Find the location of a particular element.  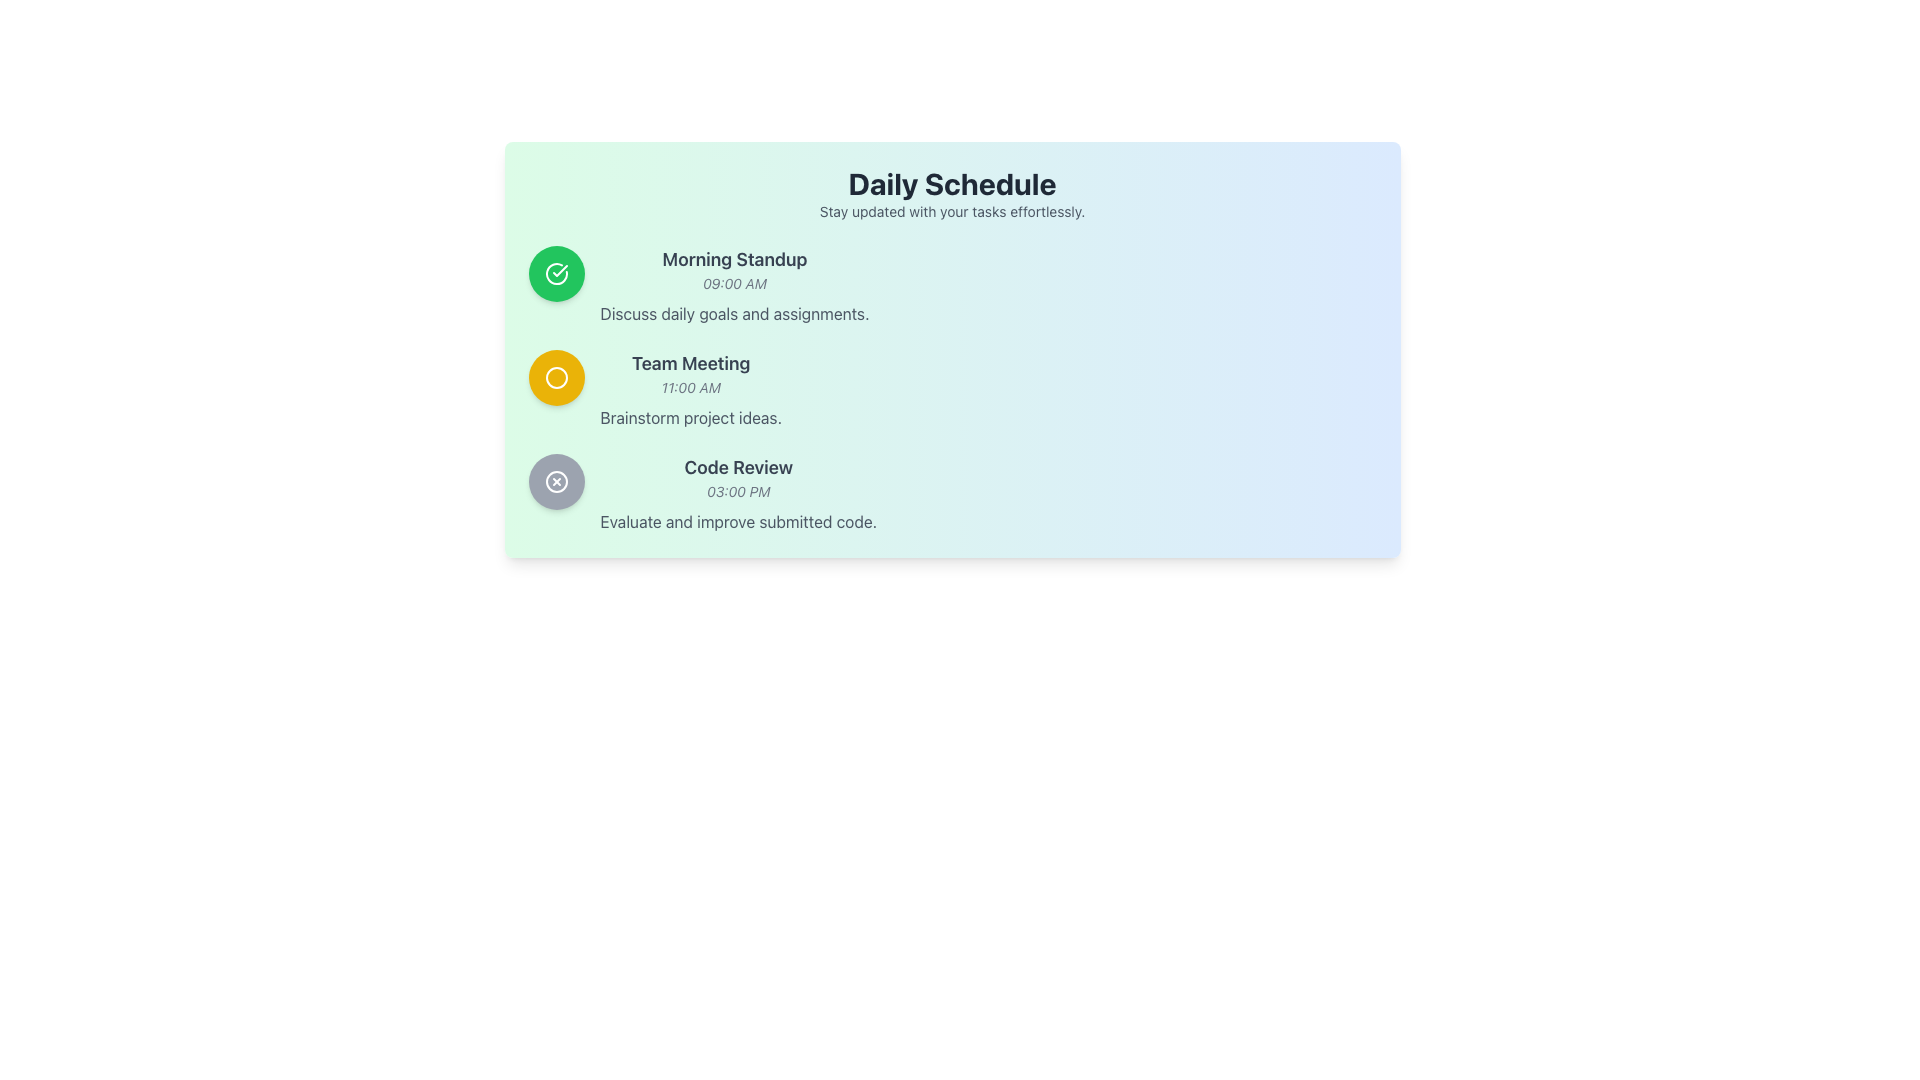

the first structured list item representing a scheduled meeting or activity located near the top of the list, preceding 'Team Meeting' and 'Code Review' is located at coordinates (951, 285).